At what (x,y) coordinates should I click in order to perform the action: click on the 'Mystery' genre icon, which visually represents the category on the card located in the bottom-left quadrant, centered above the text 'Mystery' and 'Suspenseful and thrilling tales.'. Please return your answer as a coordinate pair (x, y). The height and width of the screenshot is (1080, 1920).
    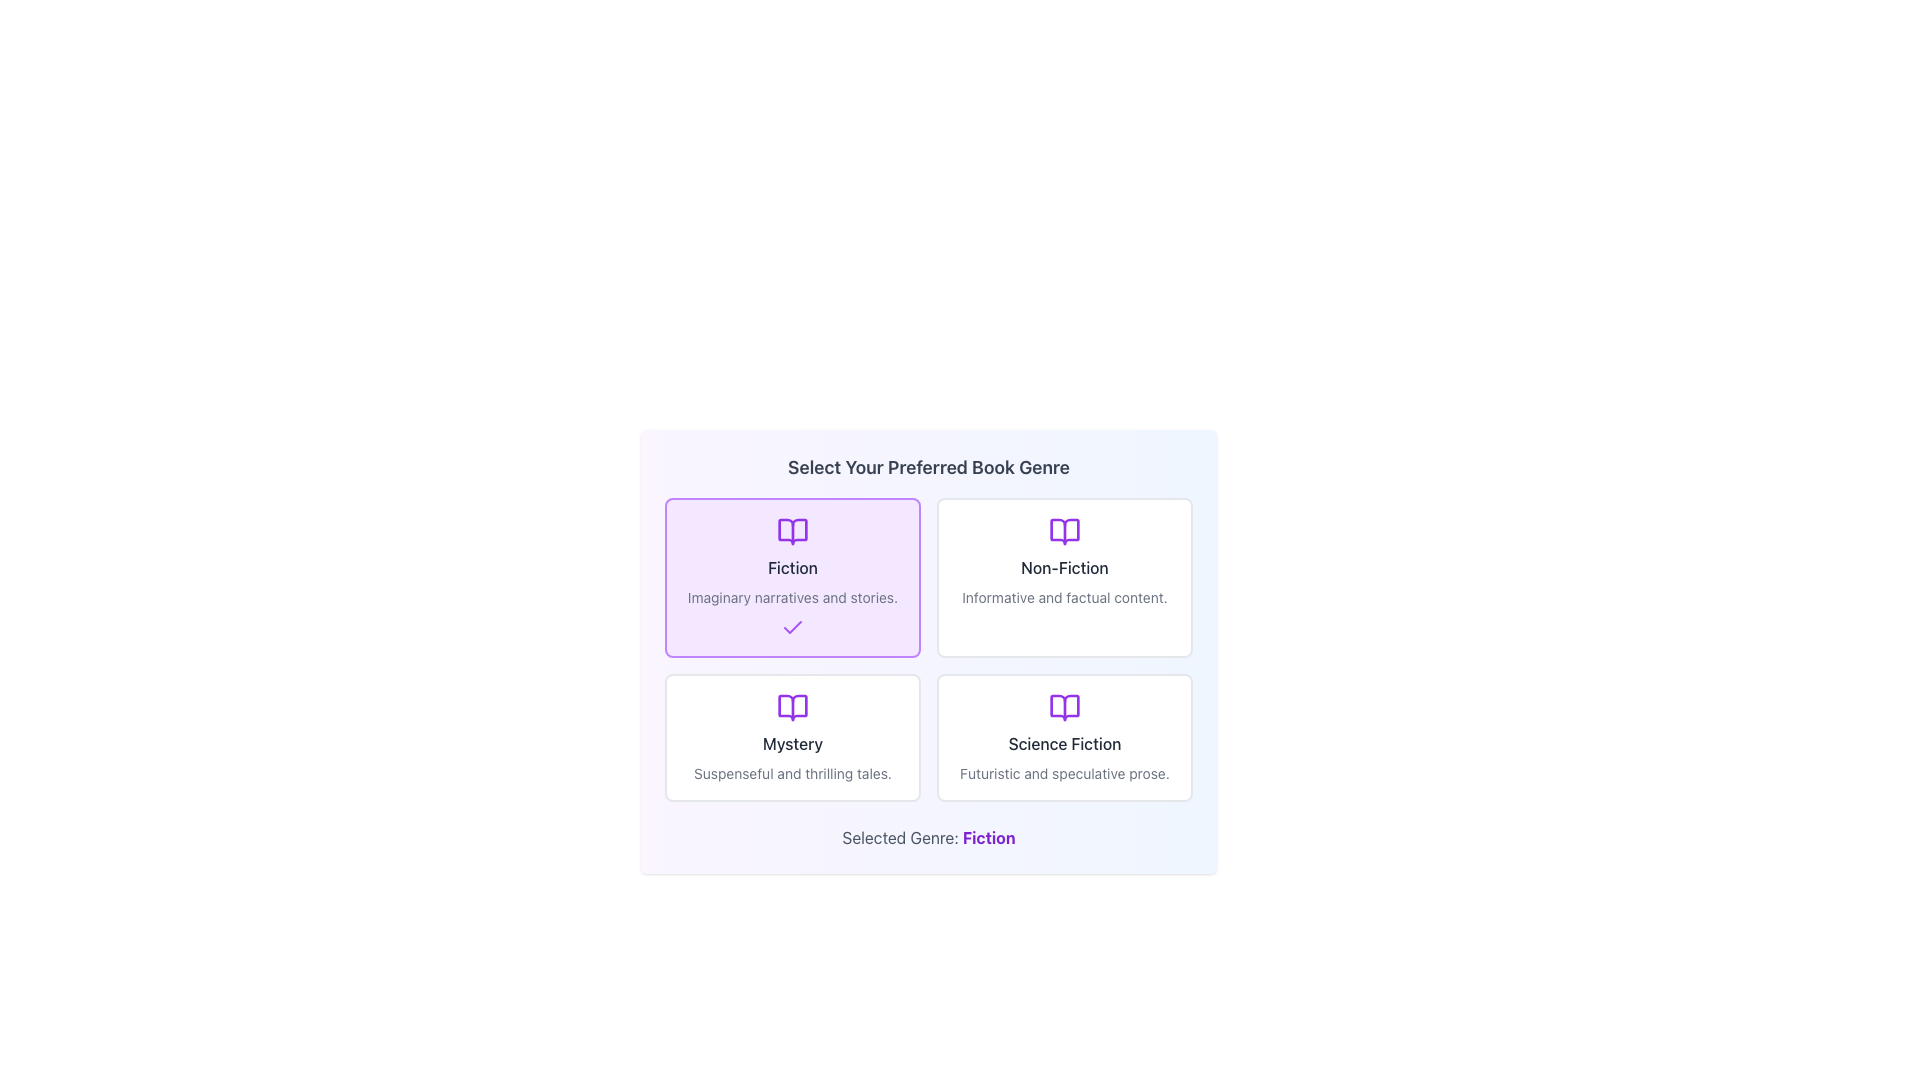
    Looking at the image, I should click on (791, 707).